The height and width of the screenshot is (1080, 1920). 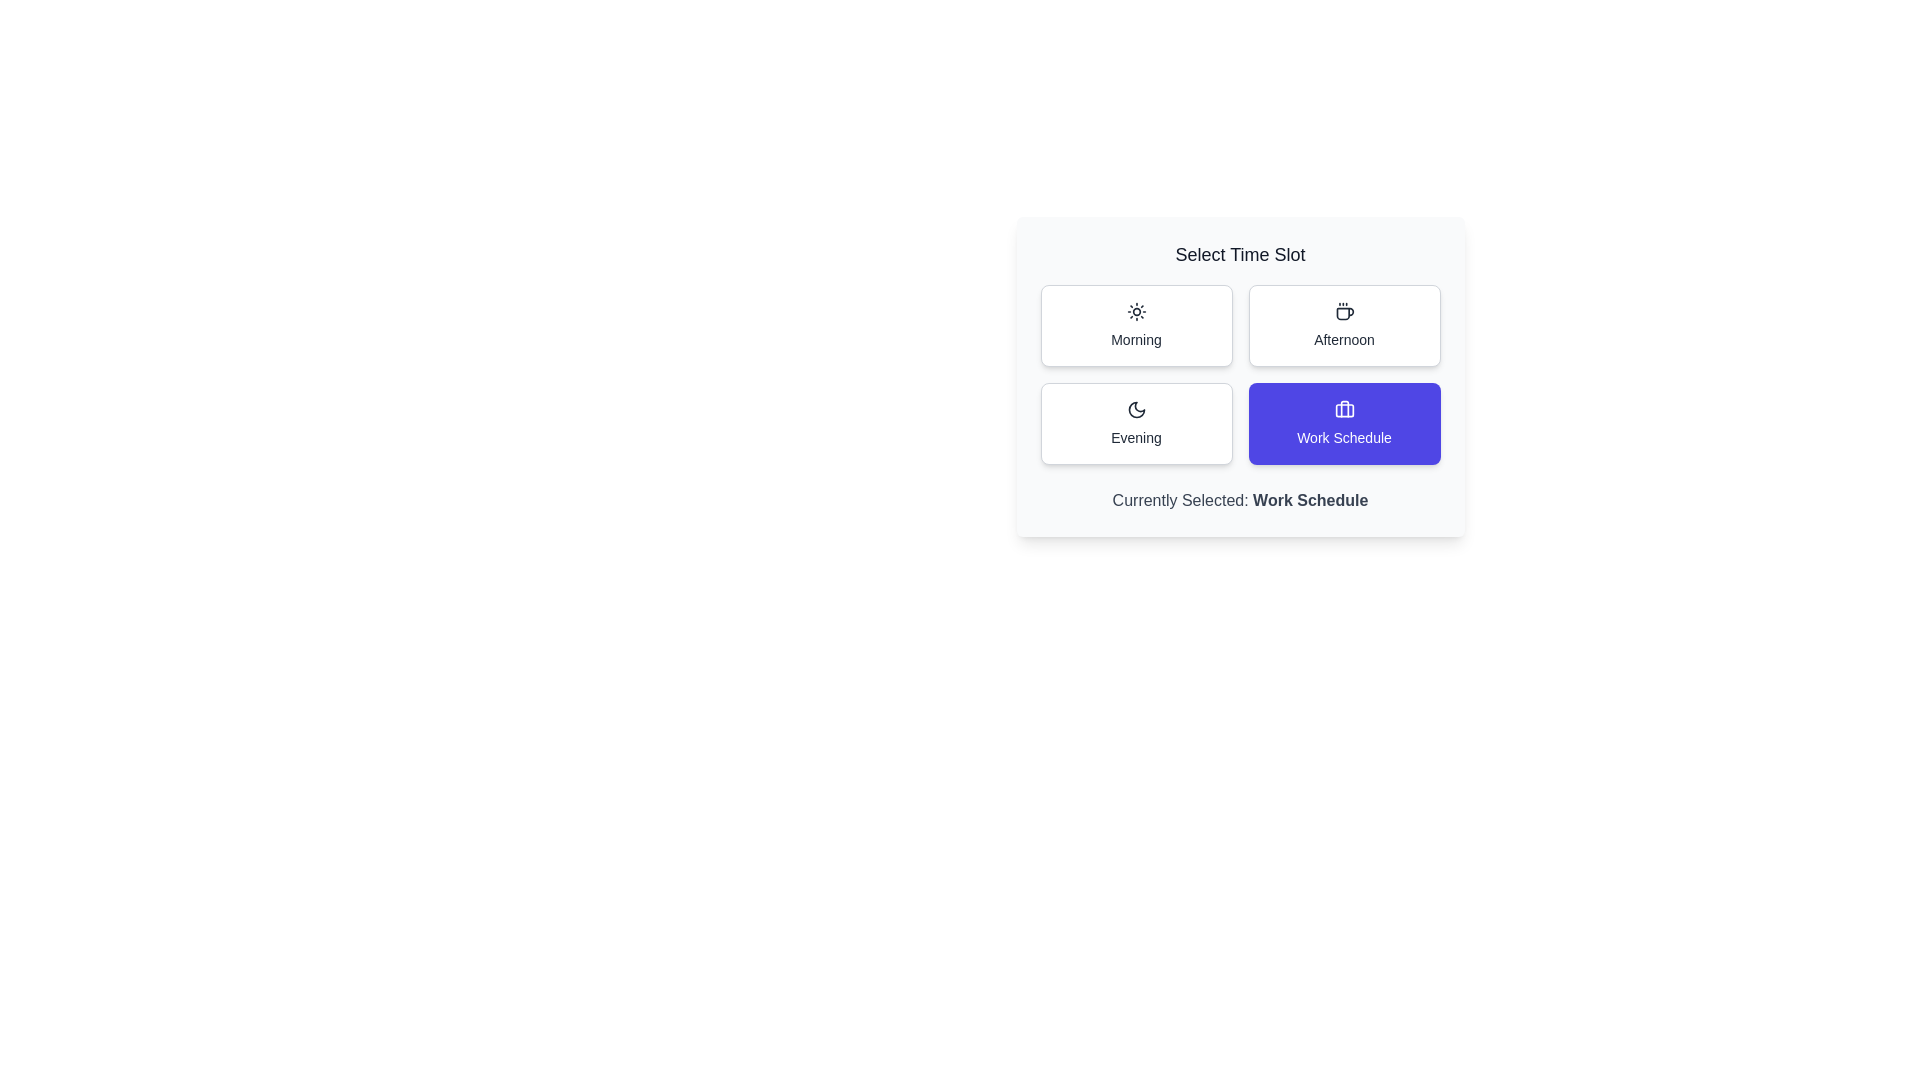 What do you see at coordinates (1136, 423) in the screenshot?
I see `the time slot by clicking on the button labeled Evening` at bounding box center [1136, 423].